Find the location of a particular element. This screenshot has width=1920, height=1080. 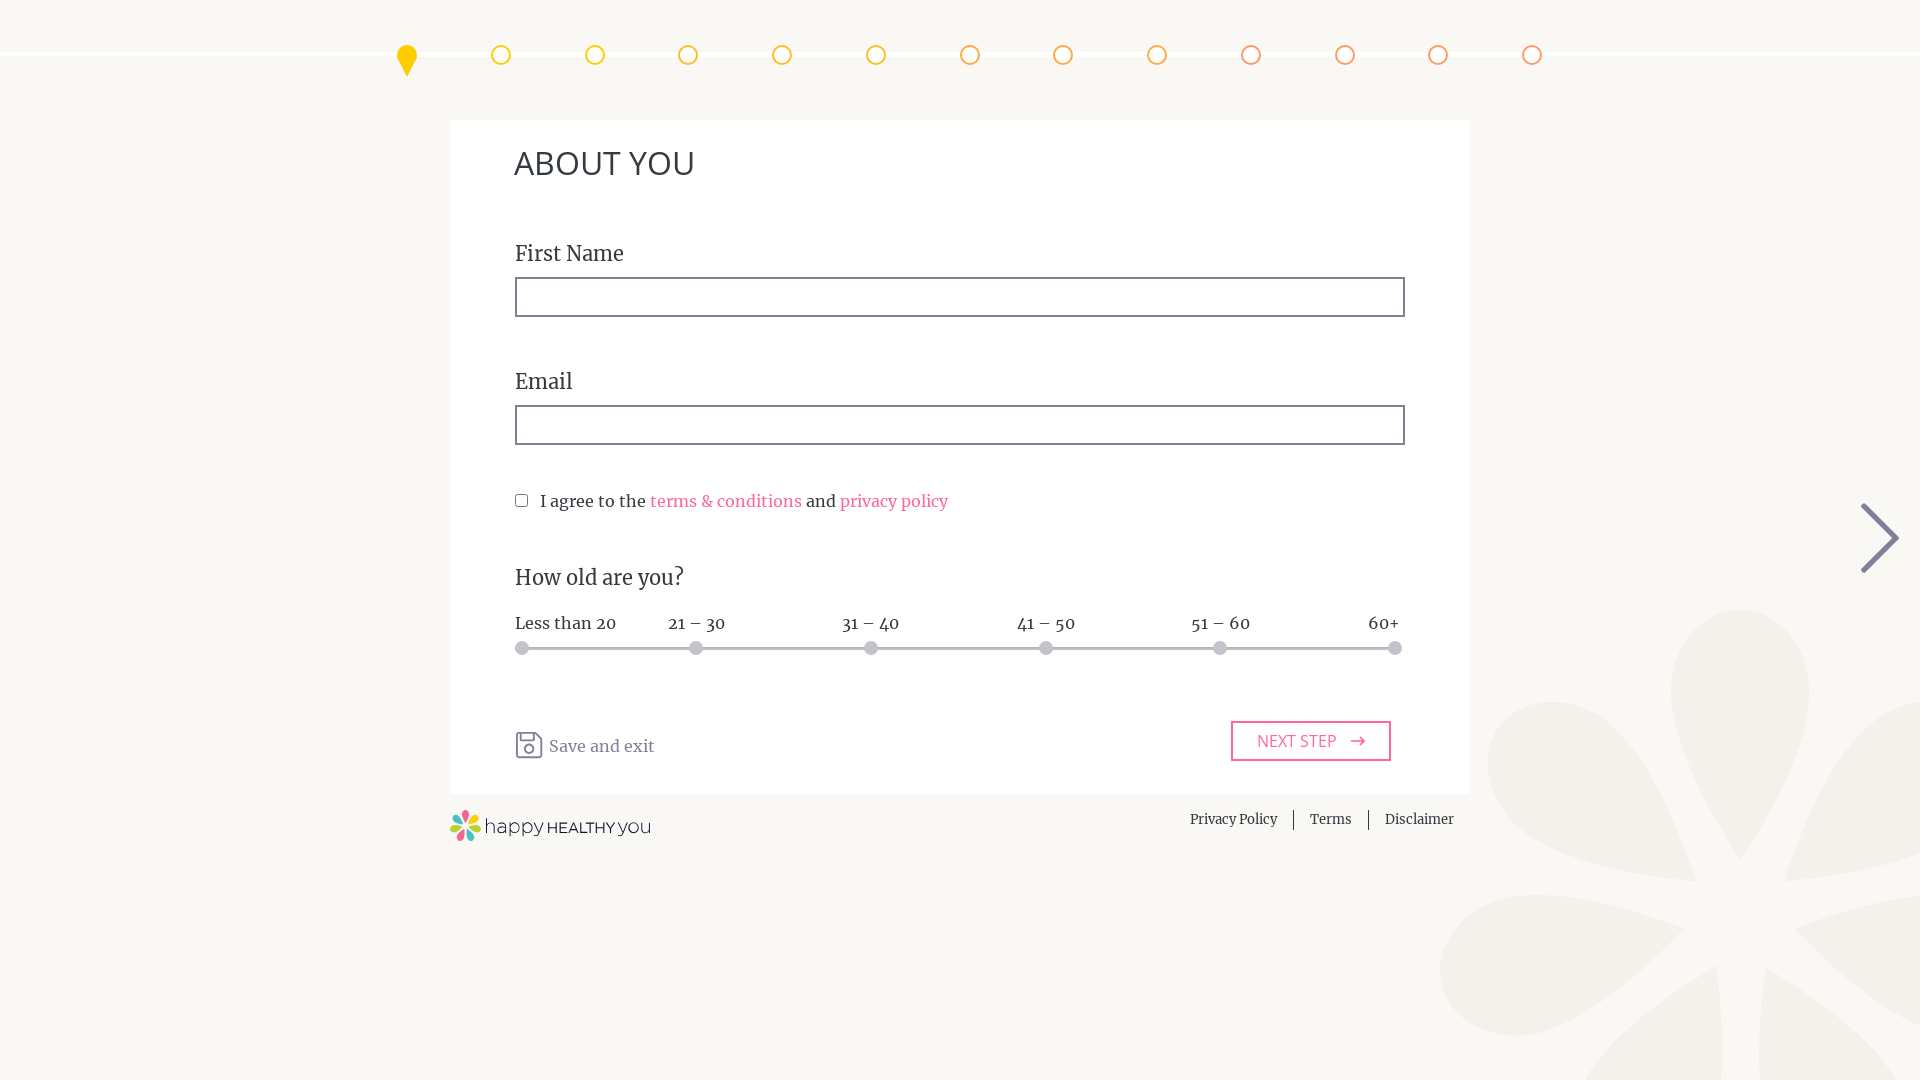

'Terms' is located at coordinates (1330, 820).